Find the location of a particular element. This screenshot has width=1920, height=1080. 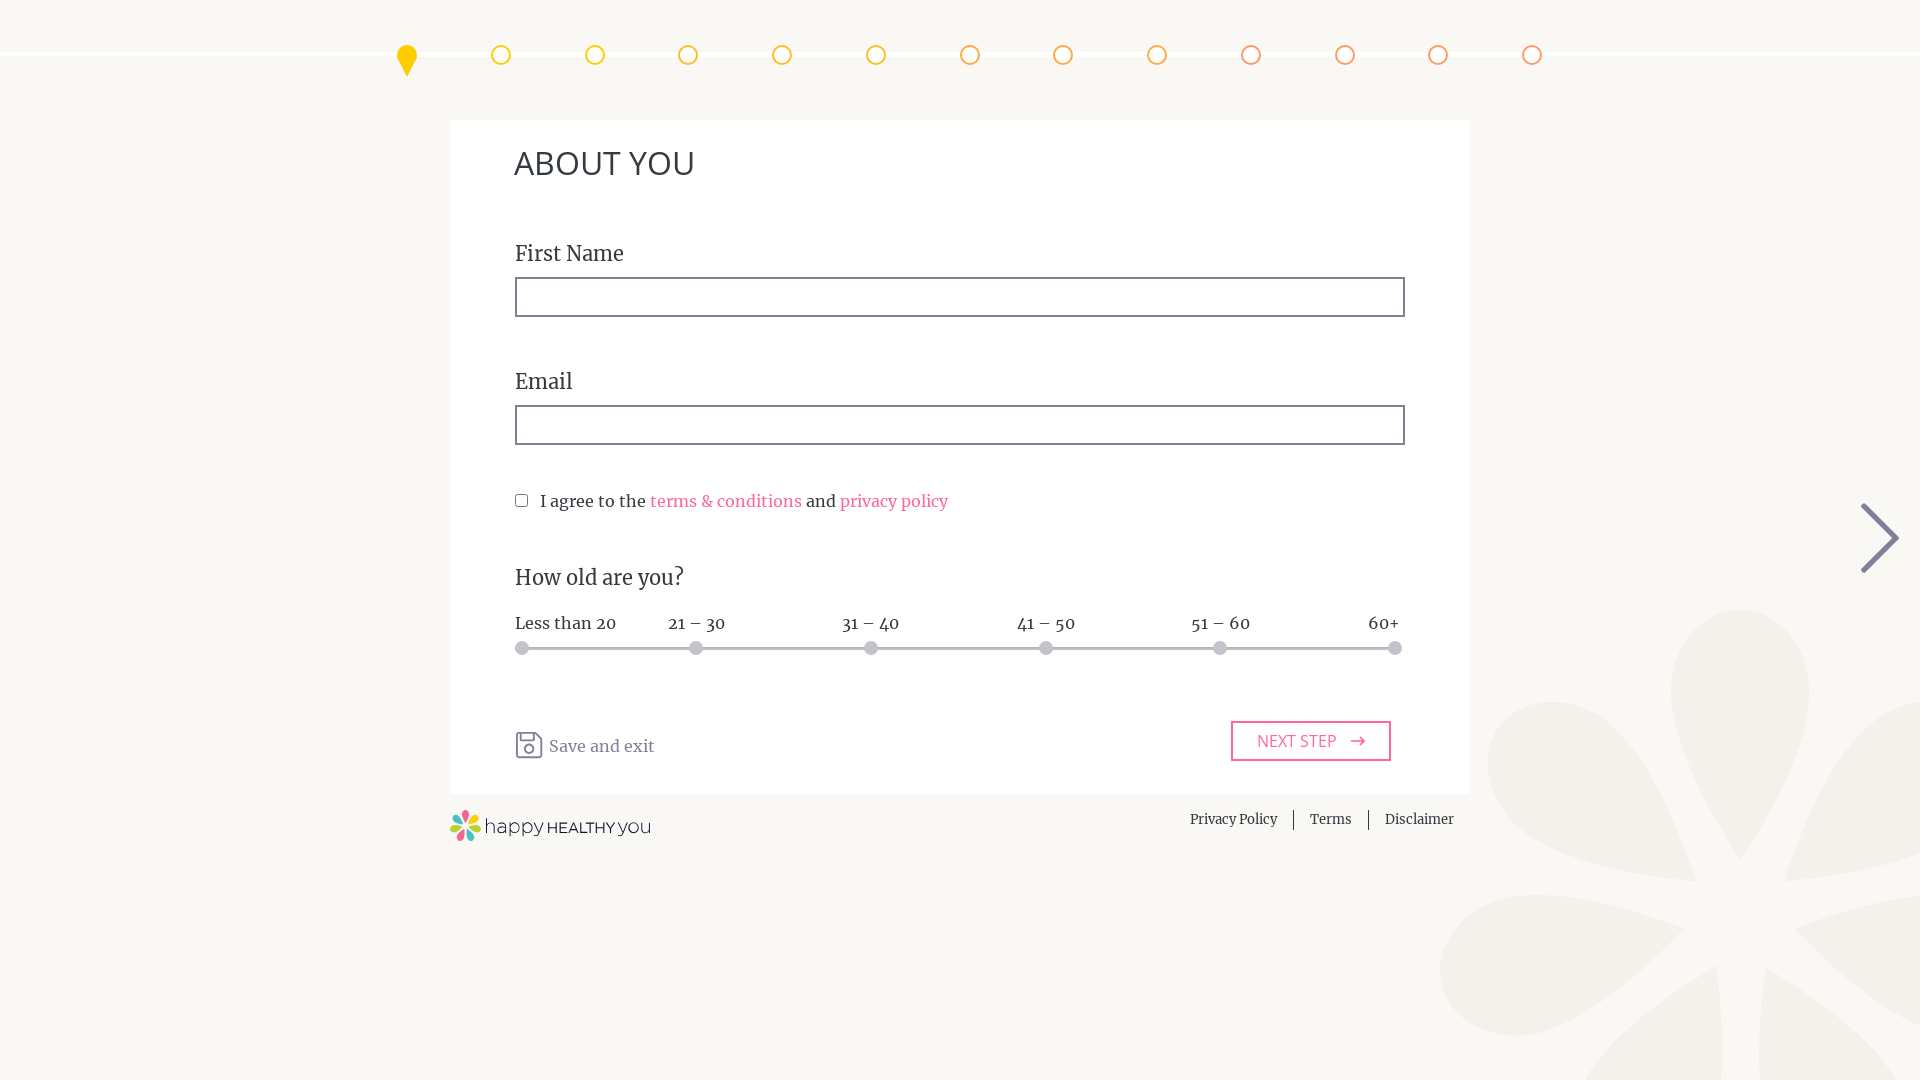

'Terms' is located at coordinates (1330, 820).